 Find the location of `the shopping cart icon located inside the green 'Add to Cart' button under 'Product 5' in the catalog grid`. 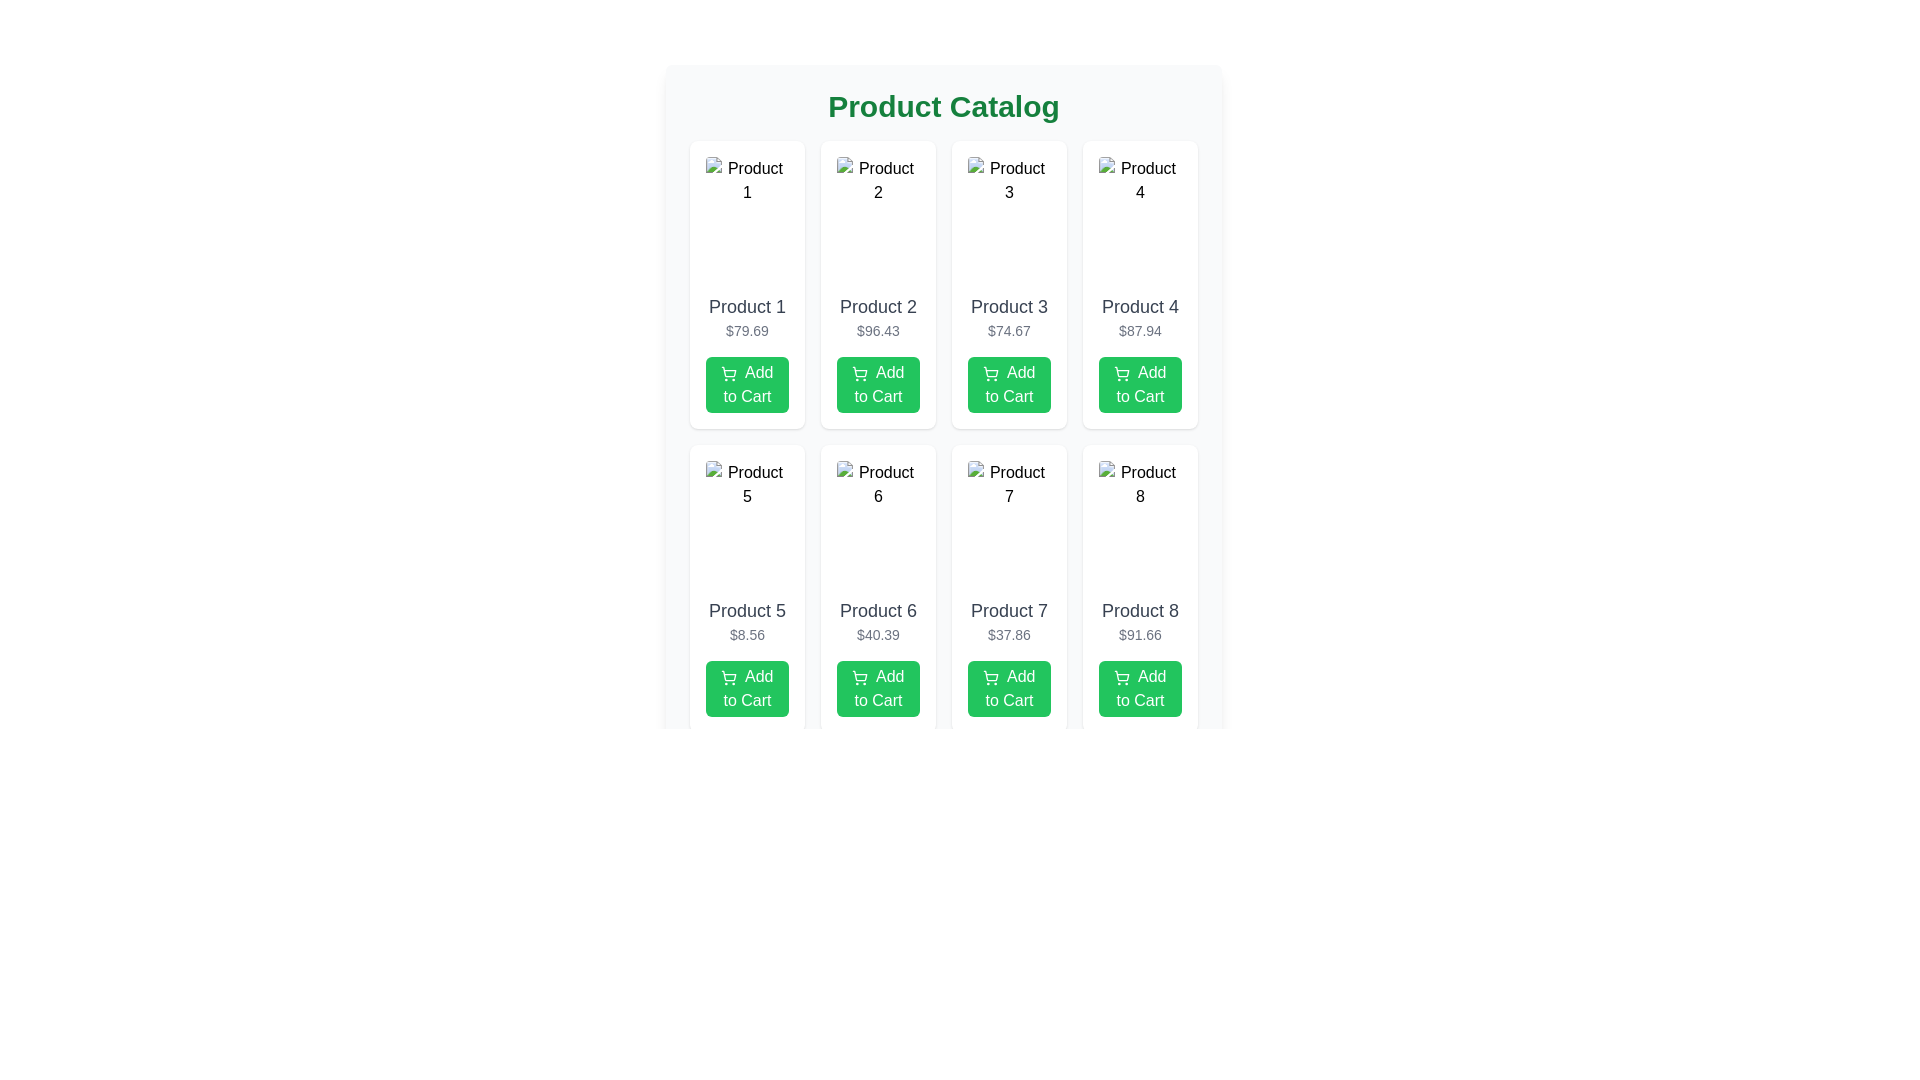

the shopping cart icon located inside the green 'Add to Cart' button under 'Product 5' in the catalog grid is located at coordinates (728, 676).